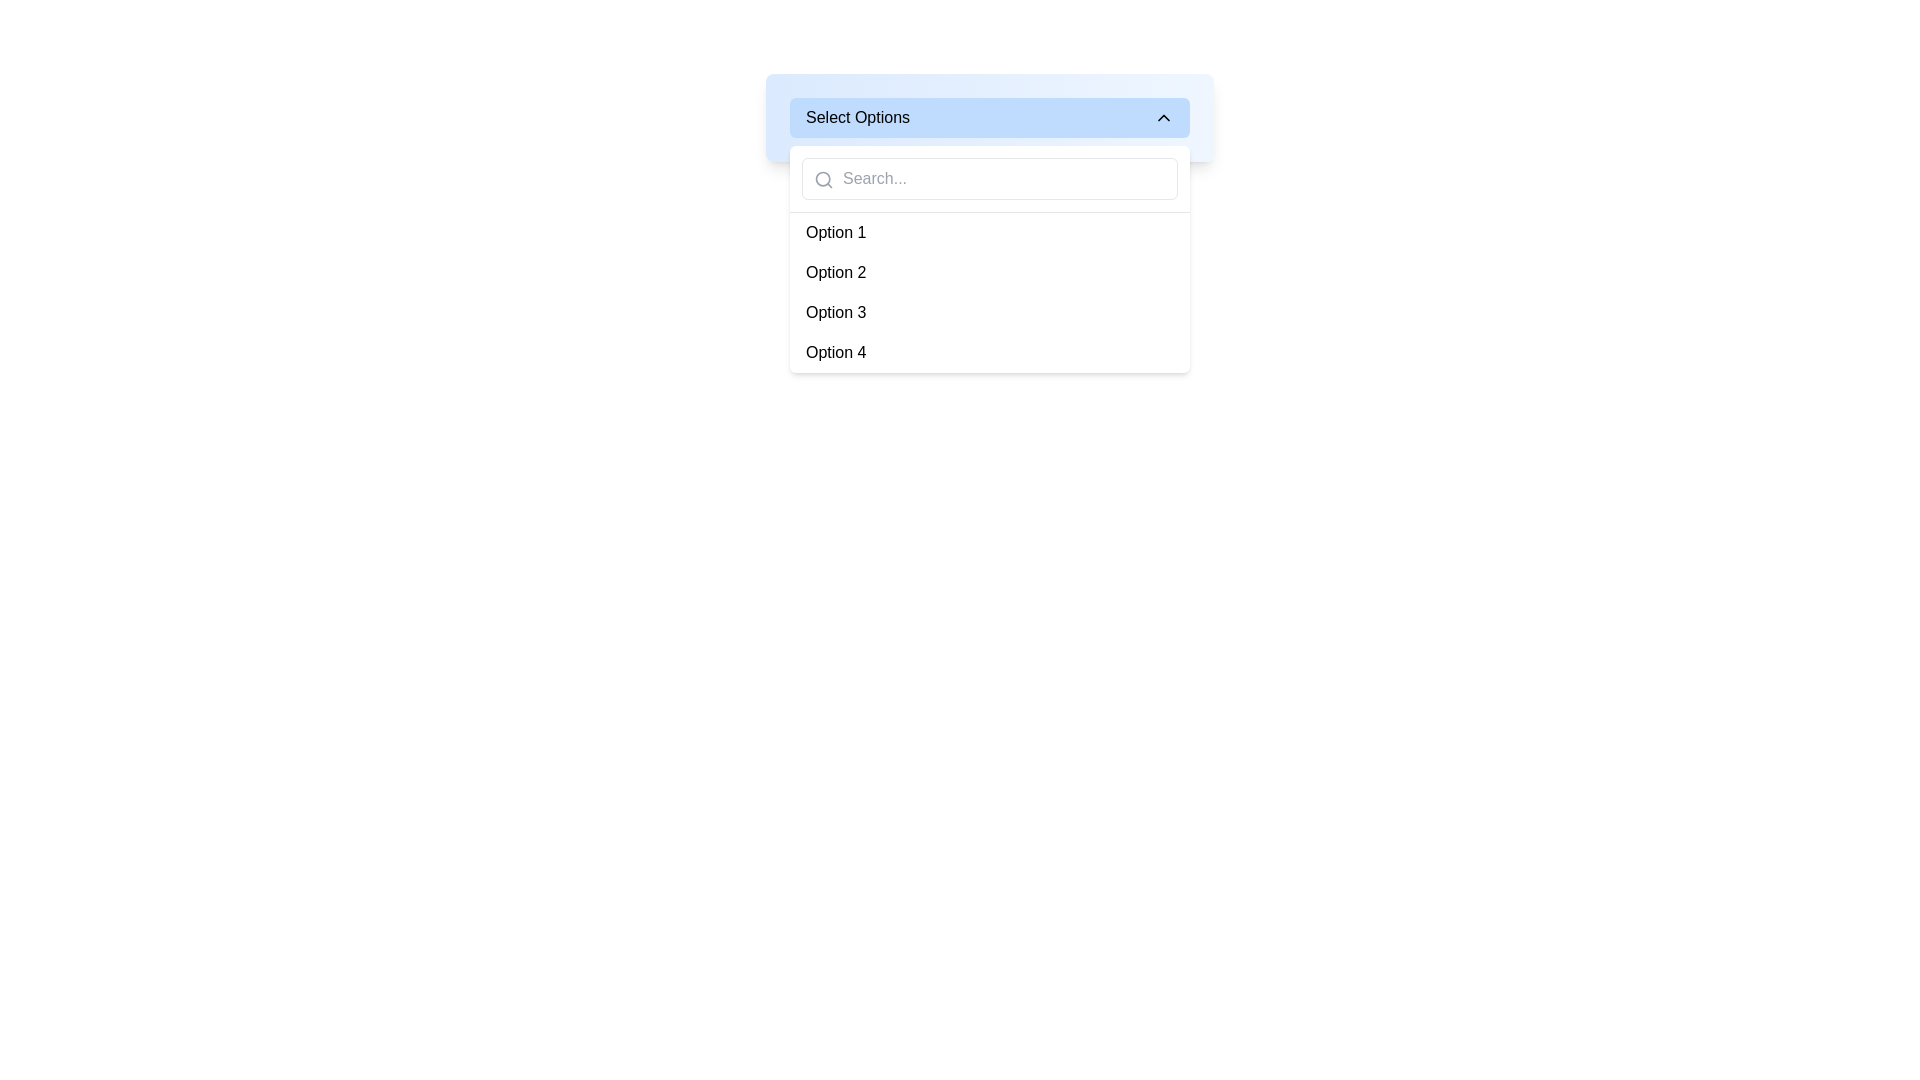  What do you see at coordinates (989, 352) in the screenshot?
I see `the 'Option 4' from the dropdown menu by clicking on the text label` at bounding box center [989, 352].